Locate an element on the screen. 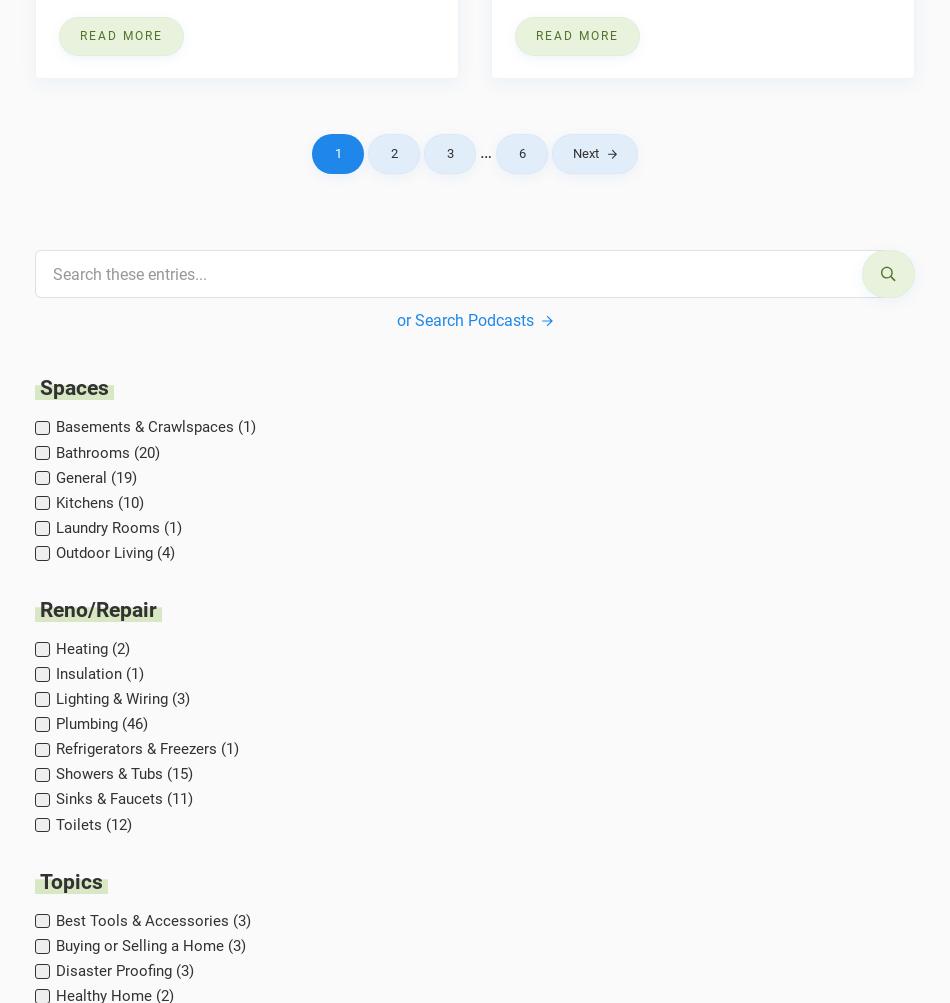  'Insulation (1)' is located at coordinates (98, 674).